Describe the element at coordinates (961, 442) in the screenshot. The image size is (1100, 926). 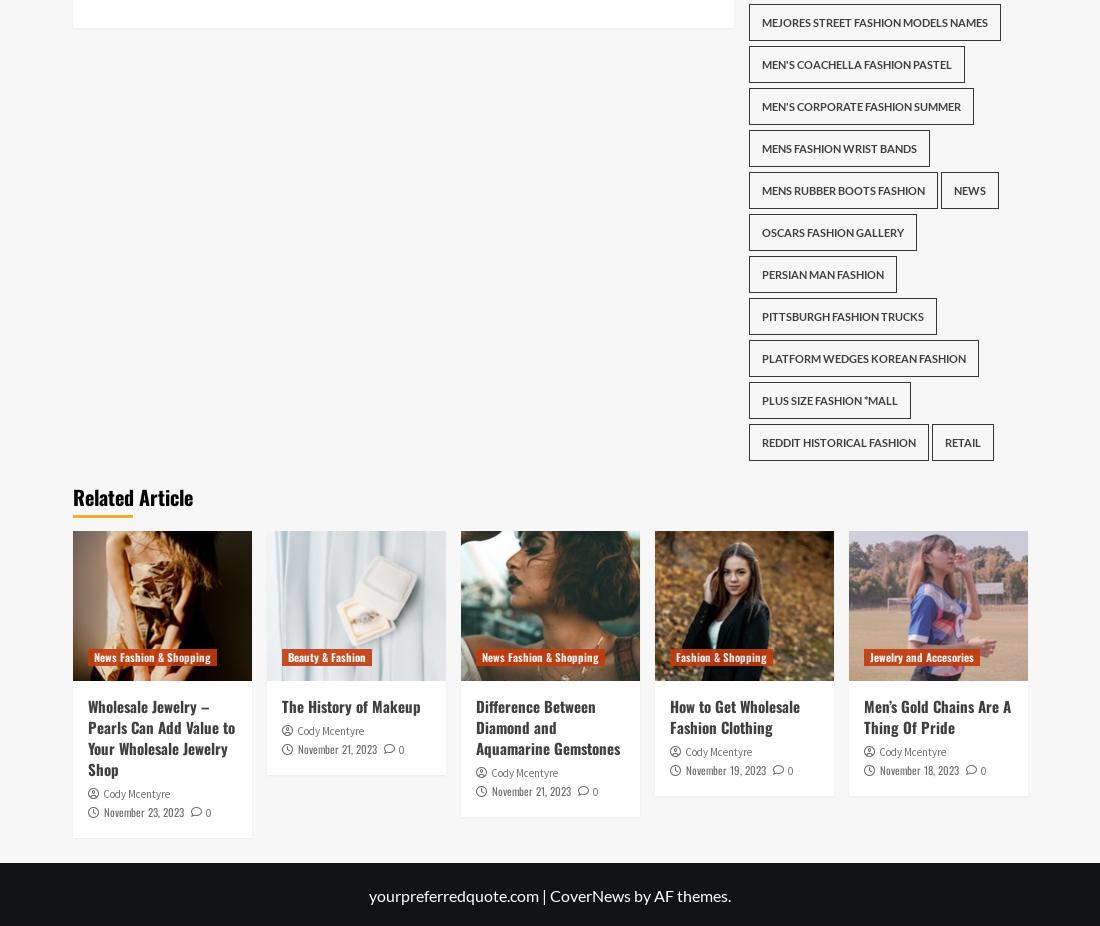
I see `'Retail'` at that location.